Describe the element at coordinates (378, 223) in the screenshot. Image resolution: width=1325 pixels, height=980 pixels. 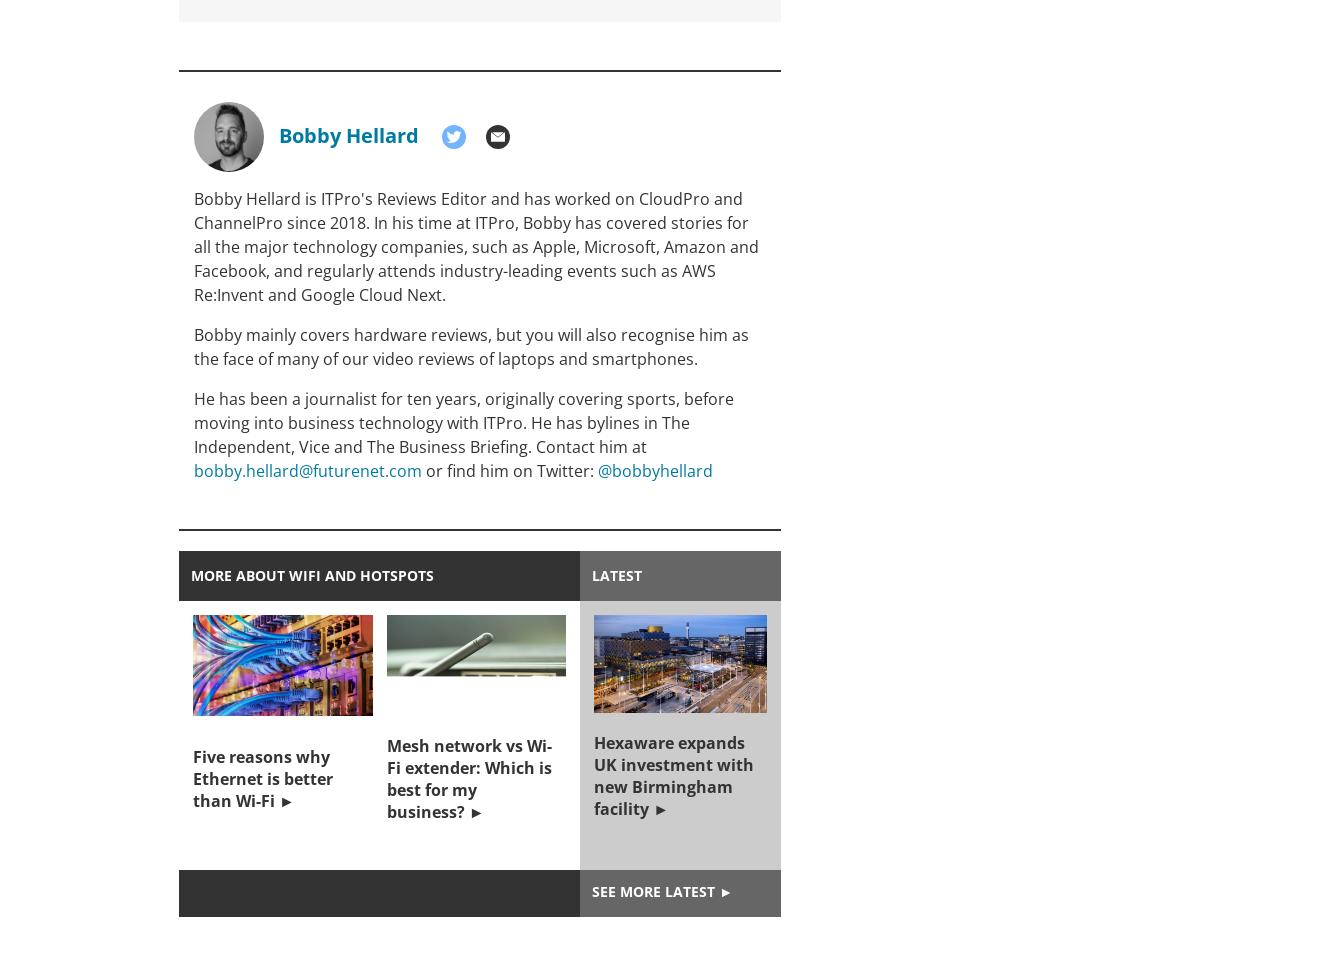
I see `'since 2018. In his time at'` at that location.